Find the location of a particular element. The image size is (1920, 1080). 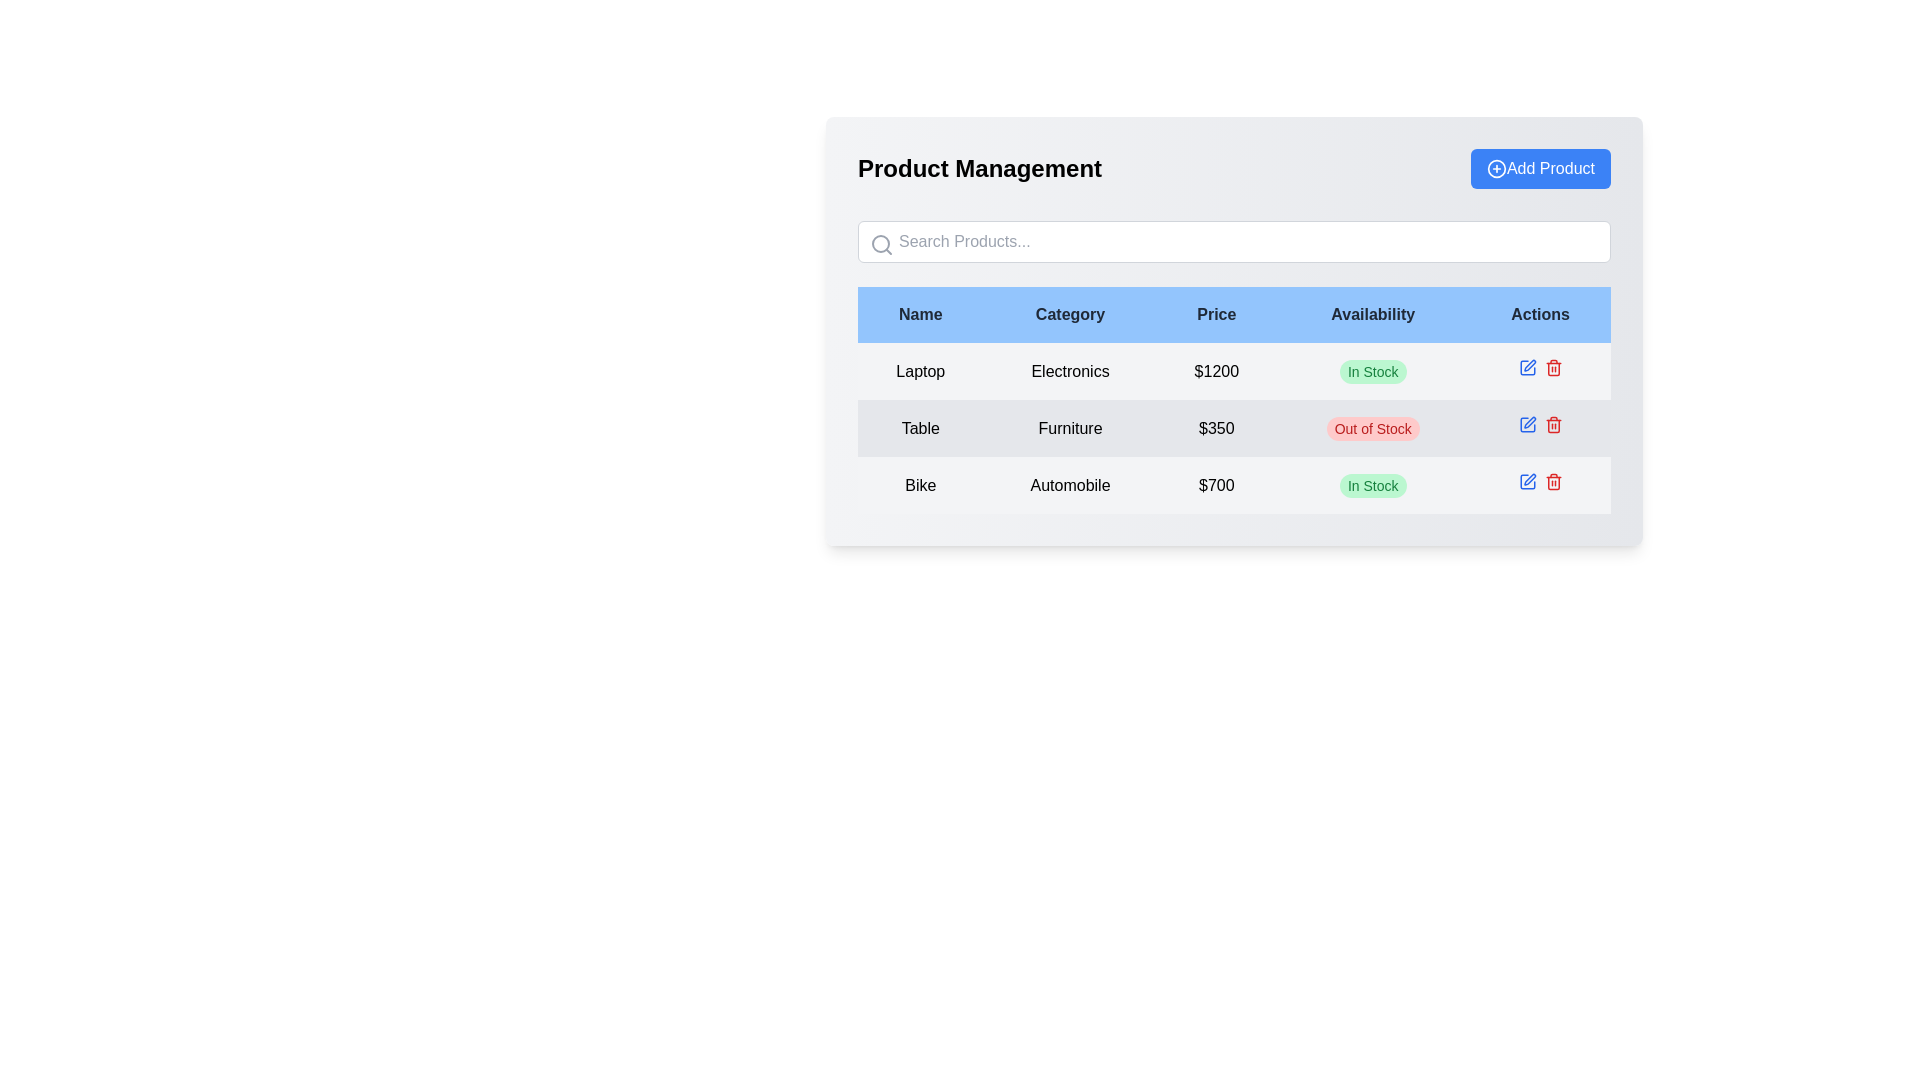

the 'Add Product' button which contains the circular icon with a plus sign, located at the upper right corner of the interface is located at coordinates (1497, 168).